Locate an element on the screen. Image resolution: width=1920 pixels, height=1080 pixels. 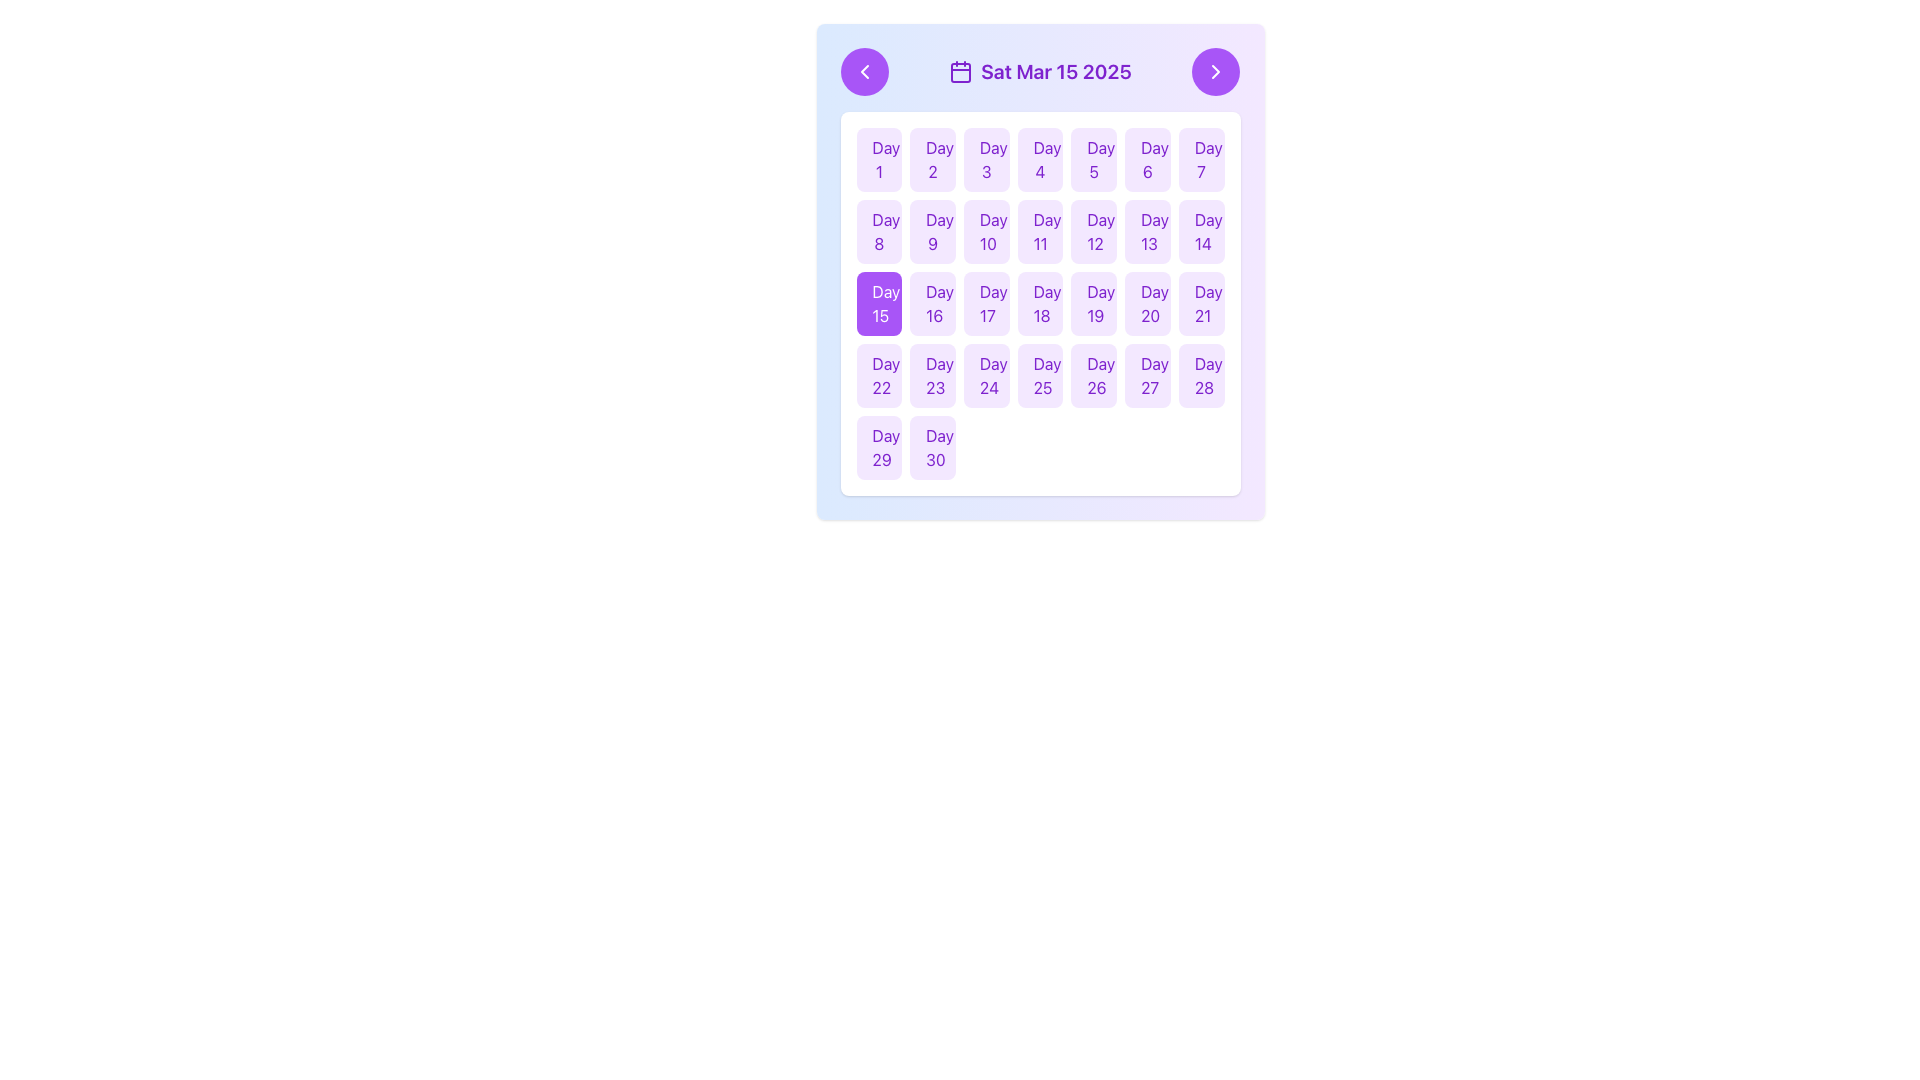
the rectangular button with rounded corners displaying 'Day 11' in a purple background, located in the second row of the calendar grid is located at coordinates (1040, 230).